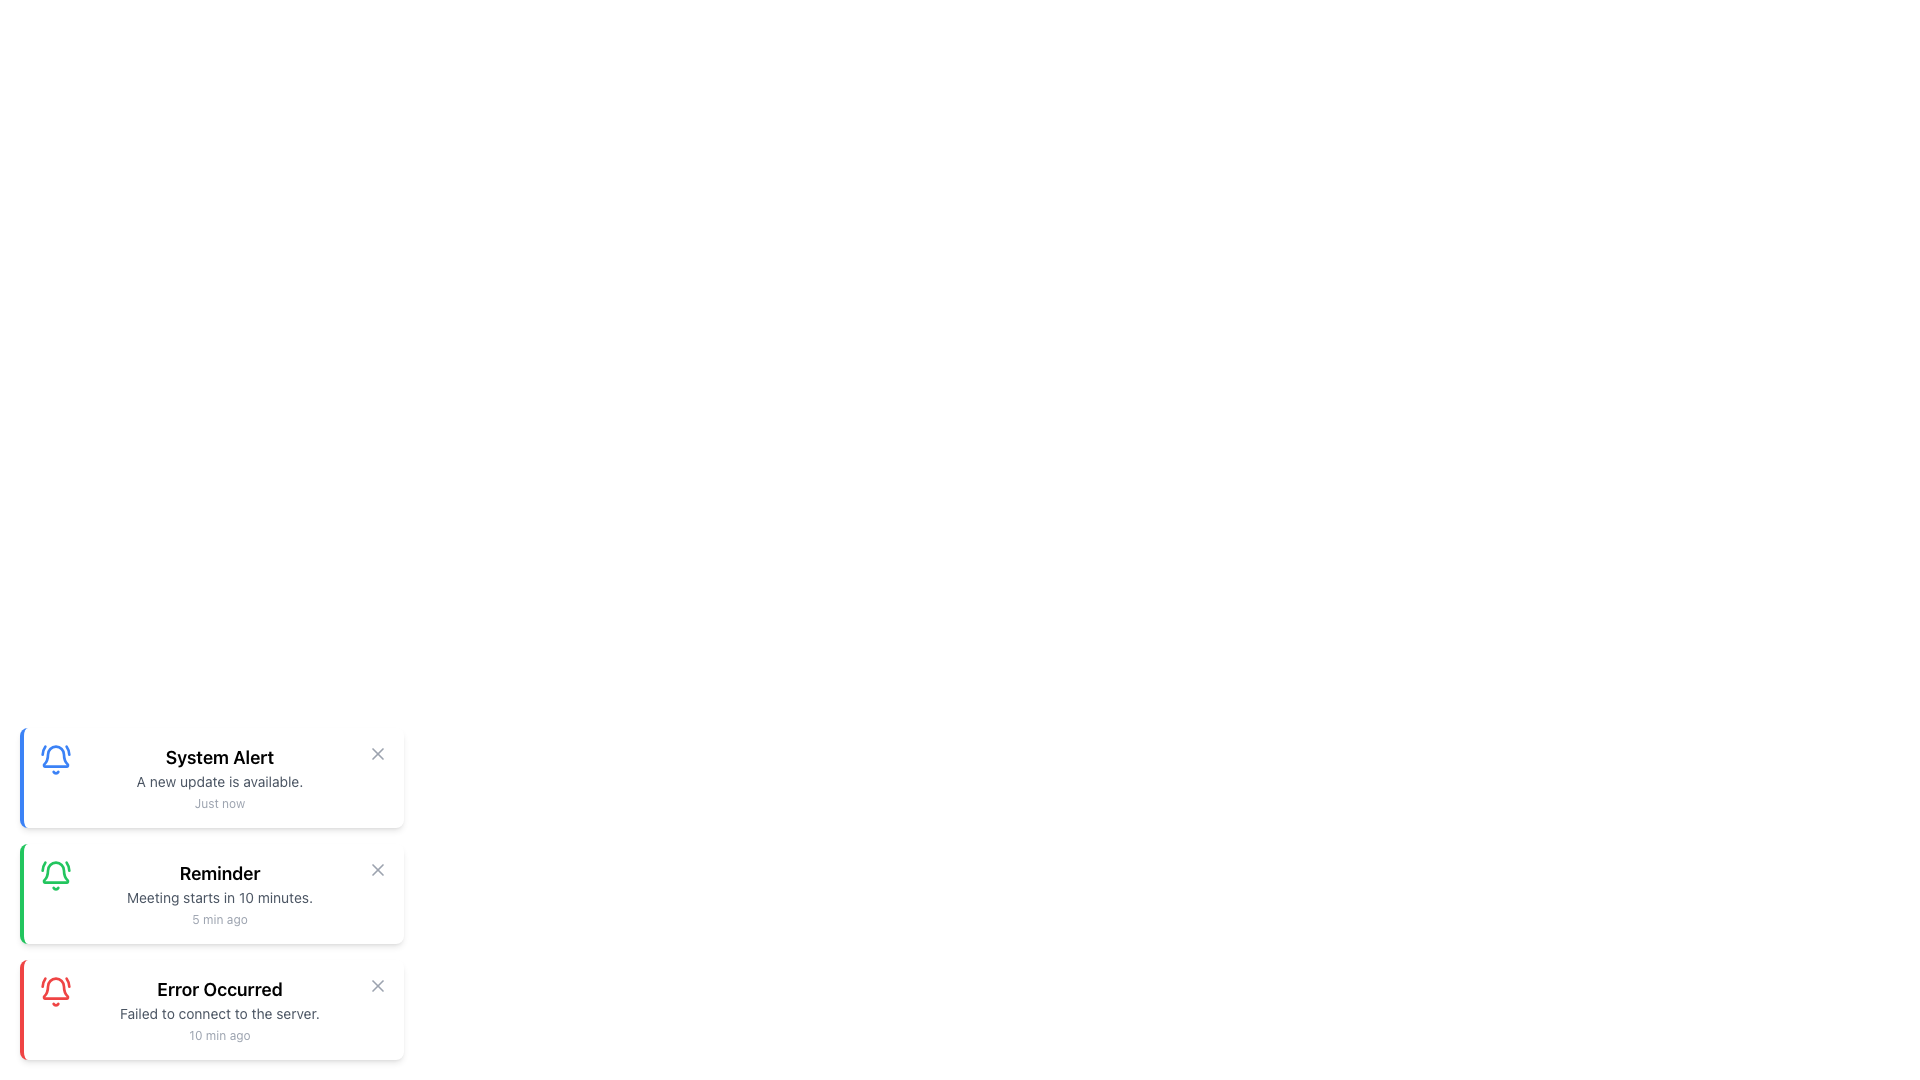 This screenshot has width=1920, height=1080. What do you see at coordinates (220, 920) in the screenshot?
I see `the text displaying the time elapsed since the notification was created, located at the bottom of the 'Reminder' section, below 'Meeting starts in 10 minutes.'` at bounding box center [220, 920].